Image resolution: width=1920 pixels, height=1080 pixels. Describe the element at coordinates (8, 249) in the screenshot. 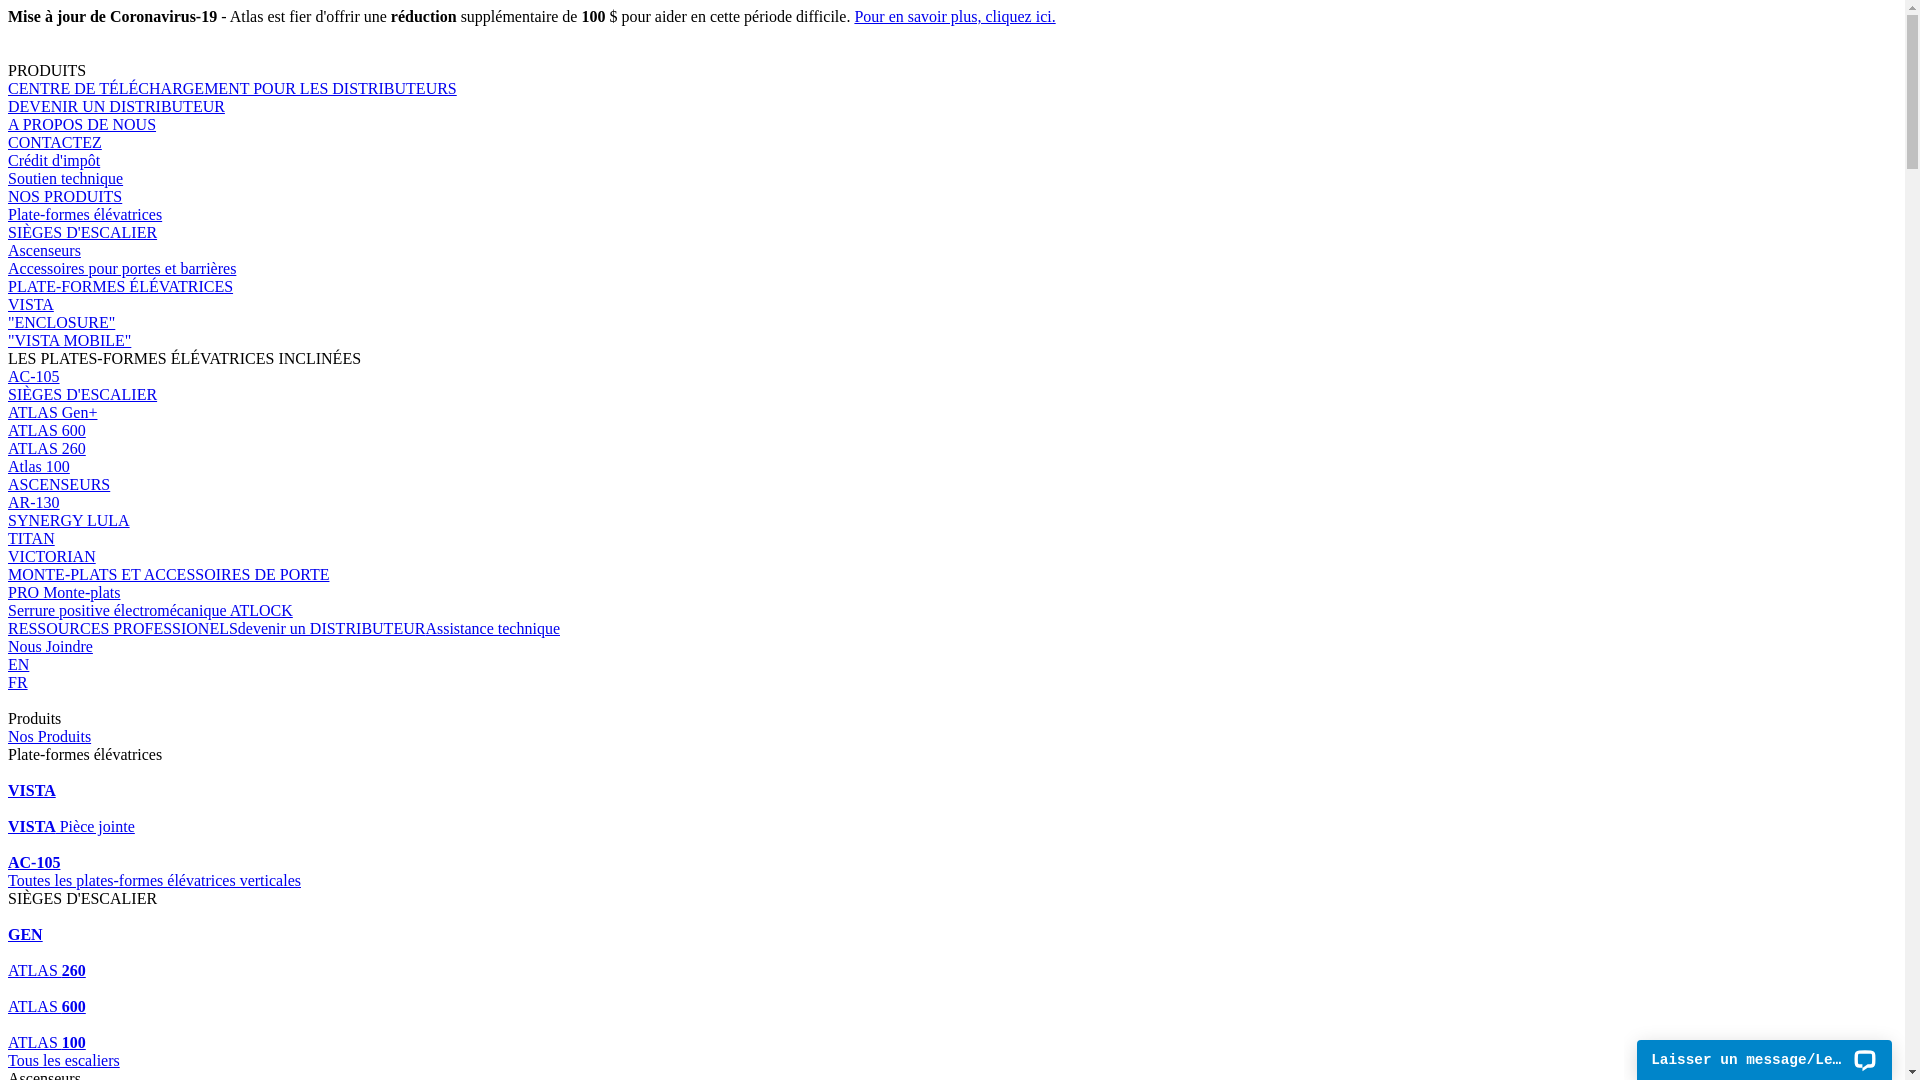

I see `'Ascenseurs'` at that location.